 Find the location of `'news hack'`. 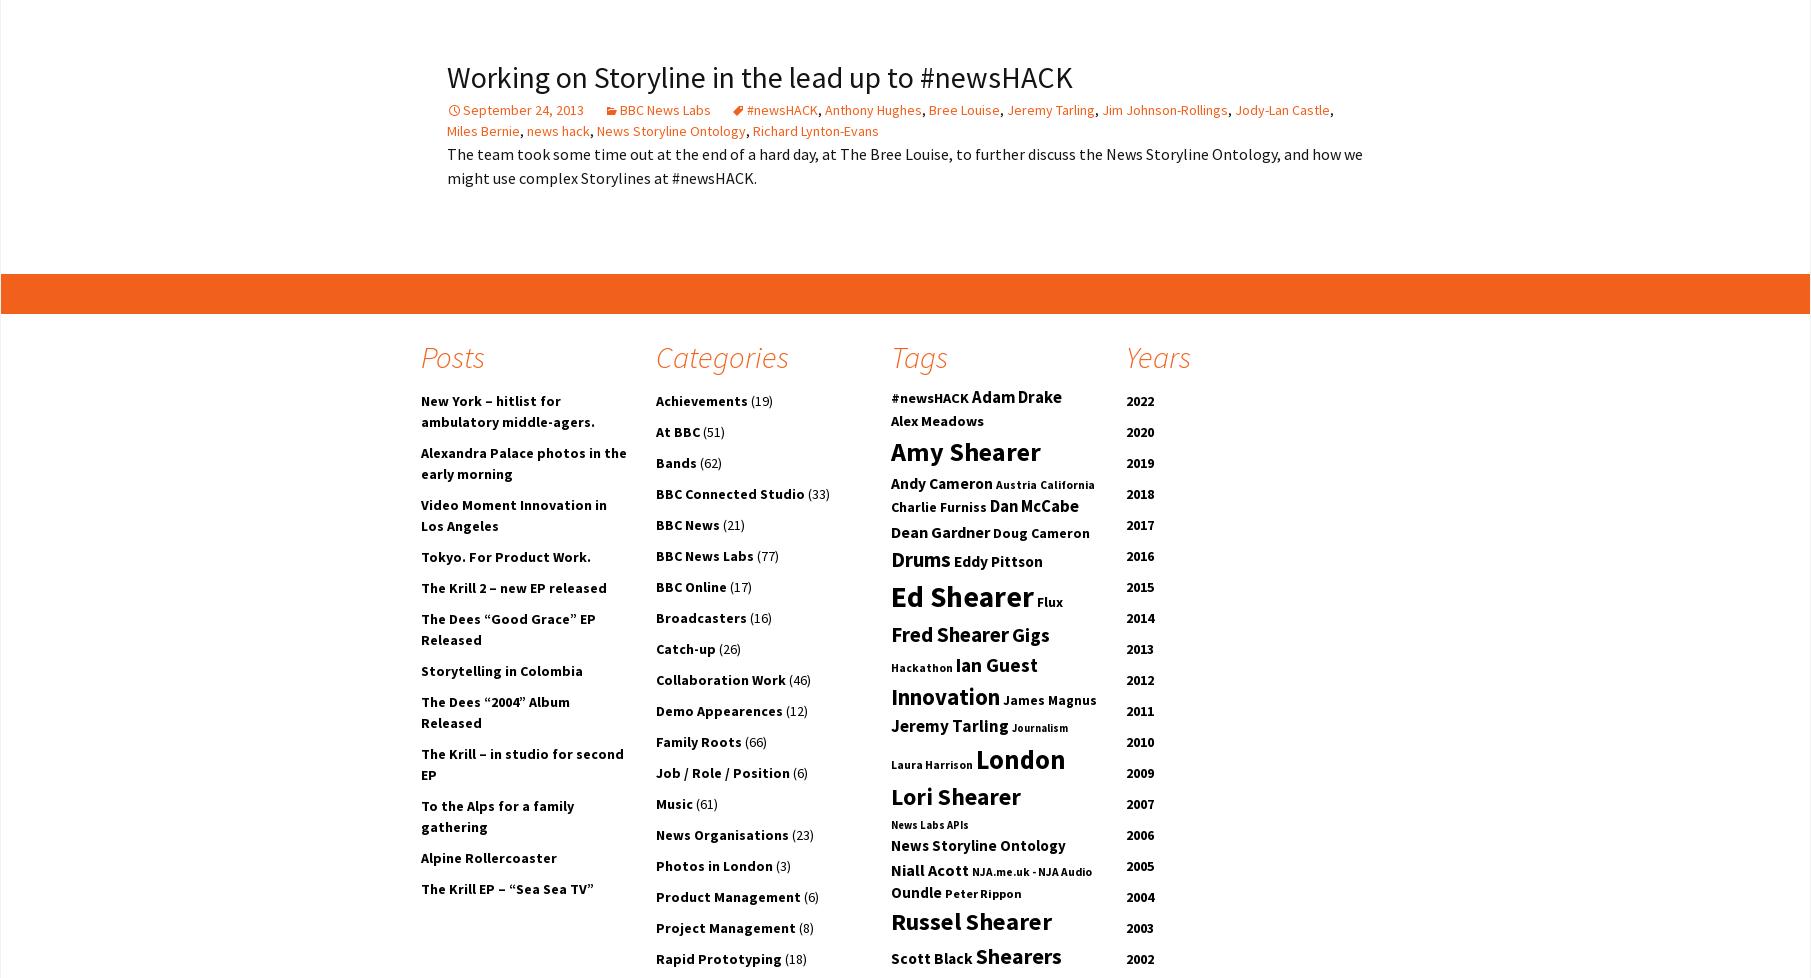

'news hack' is located at coordinates (556, 129).